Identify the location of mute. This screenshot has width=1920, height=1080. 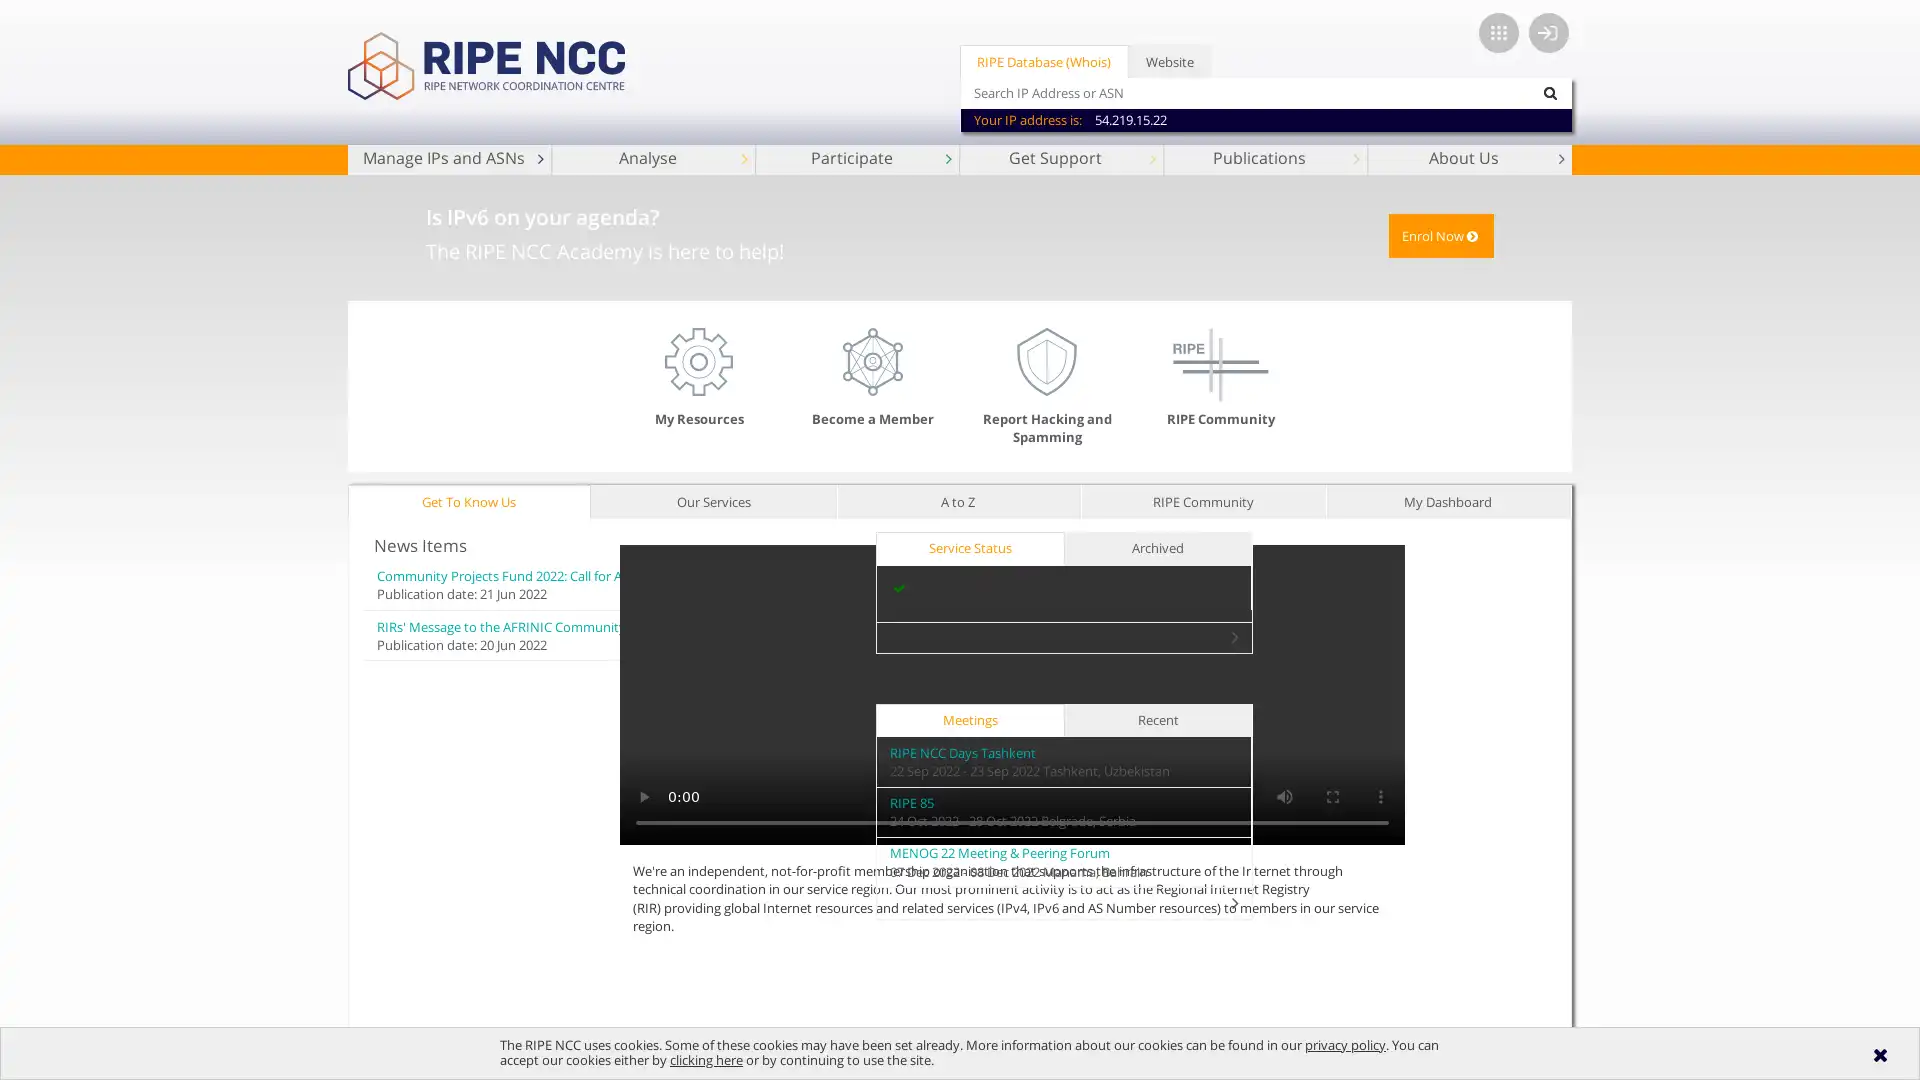
(1434, 794).